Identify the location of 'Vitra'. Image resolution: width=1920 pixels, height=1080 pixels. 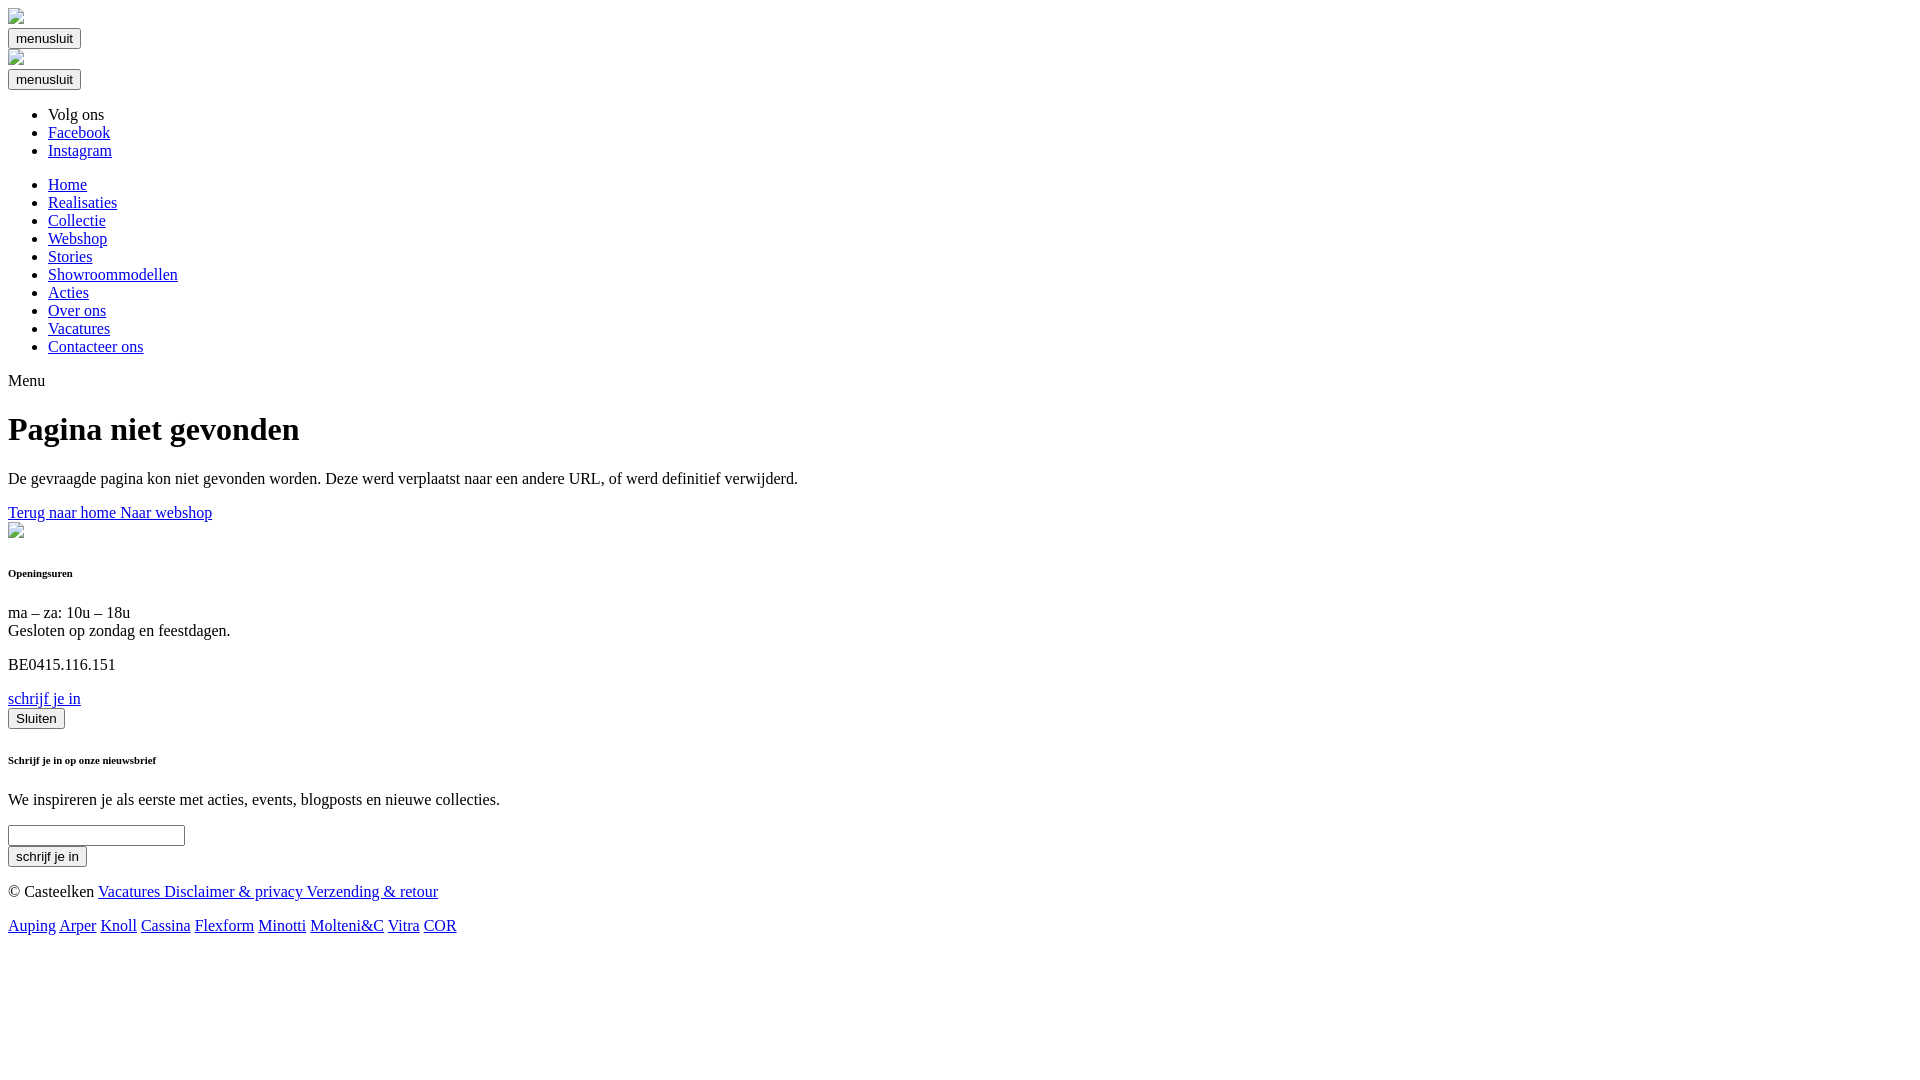
(402, 925).